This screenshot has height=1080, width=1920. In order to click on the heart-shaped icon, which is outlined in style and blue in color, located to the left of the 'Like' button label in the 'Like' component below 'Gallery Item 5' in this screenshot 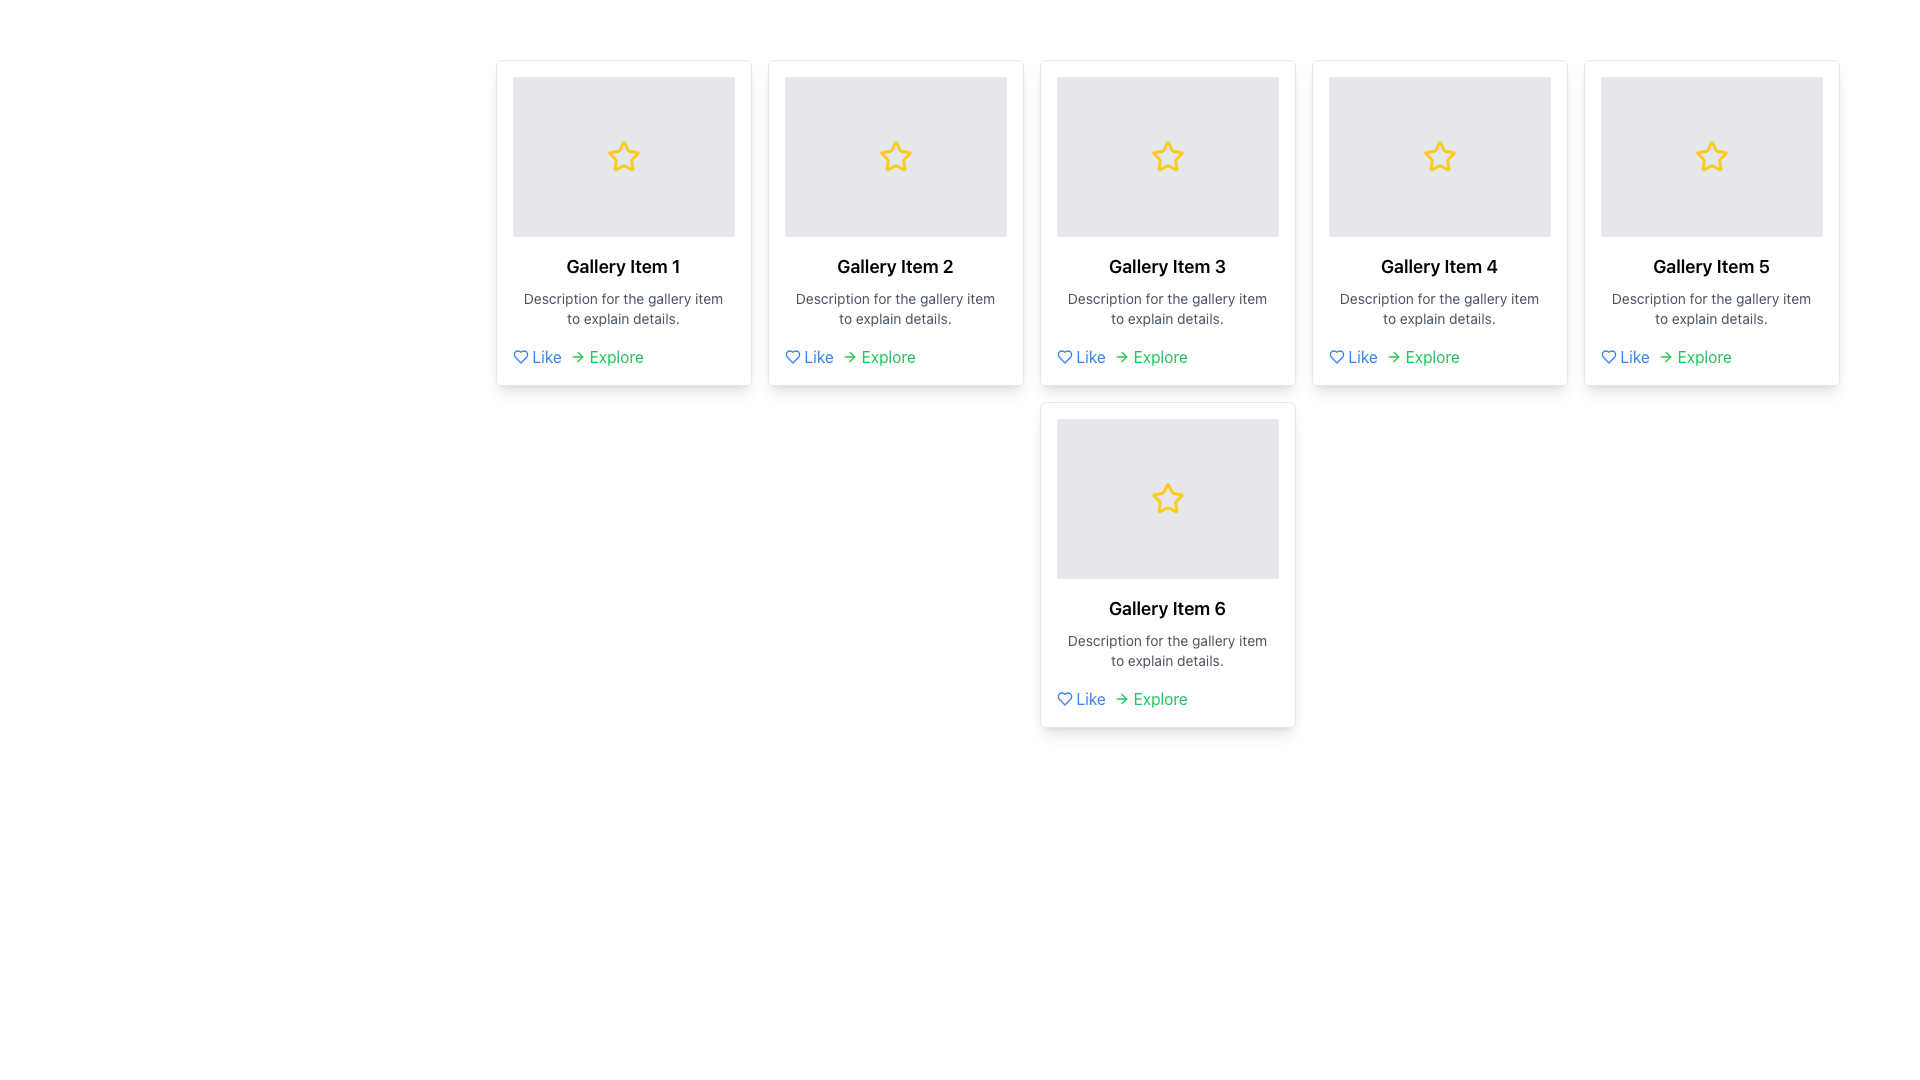, I will do `click(1608, 356)`.